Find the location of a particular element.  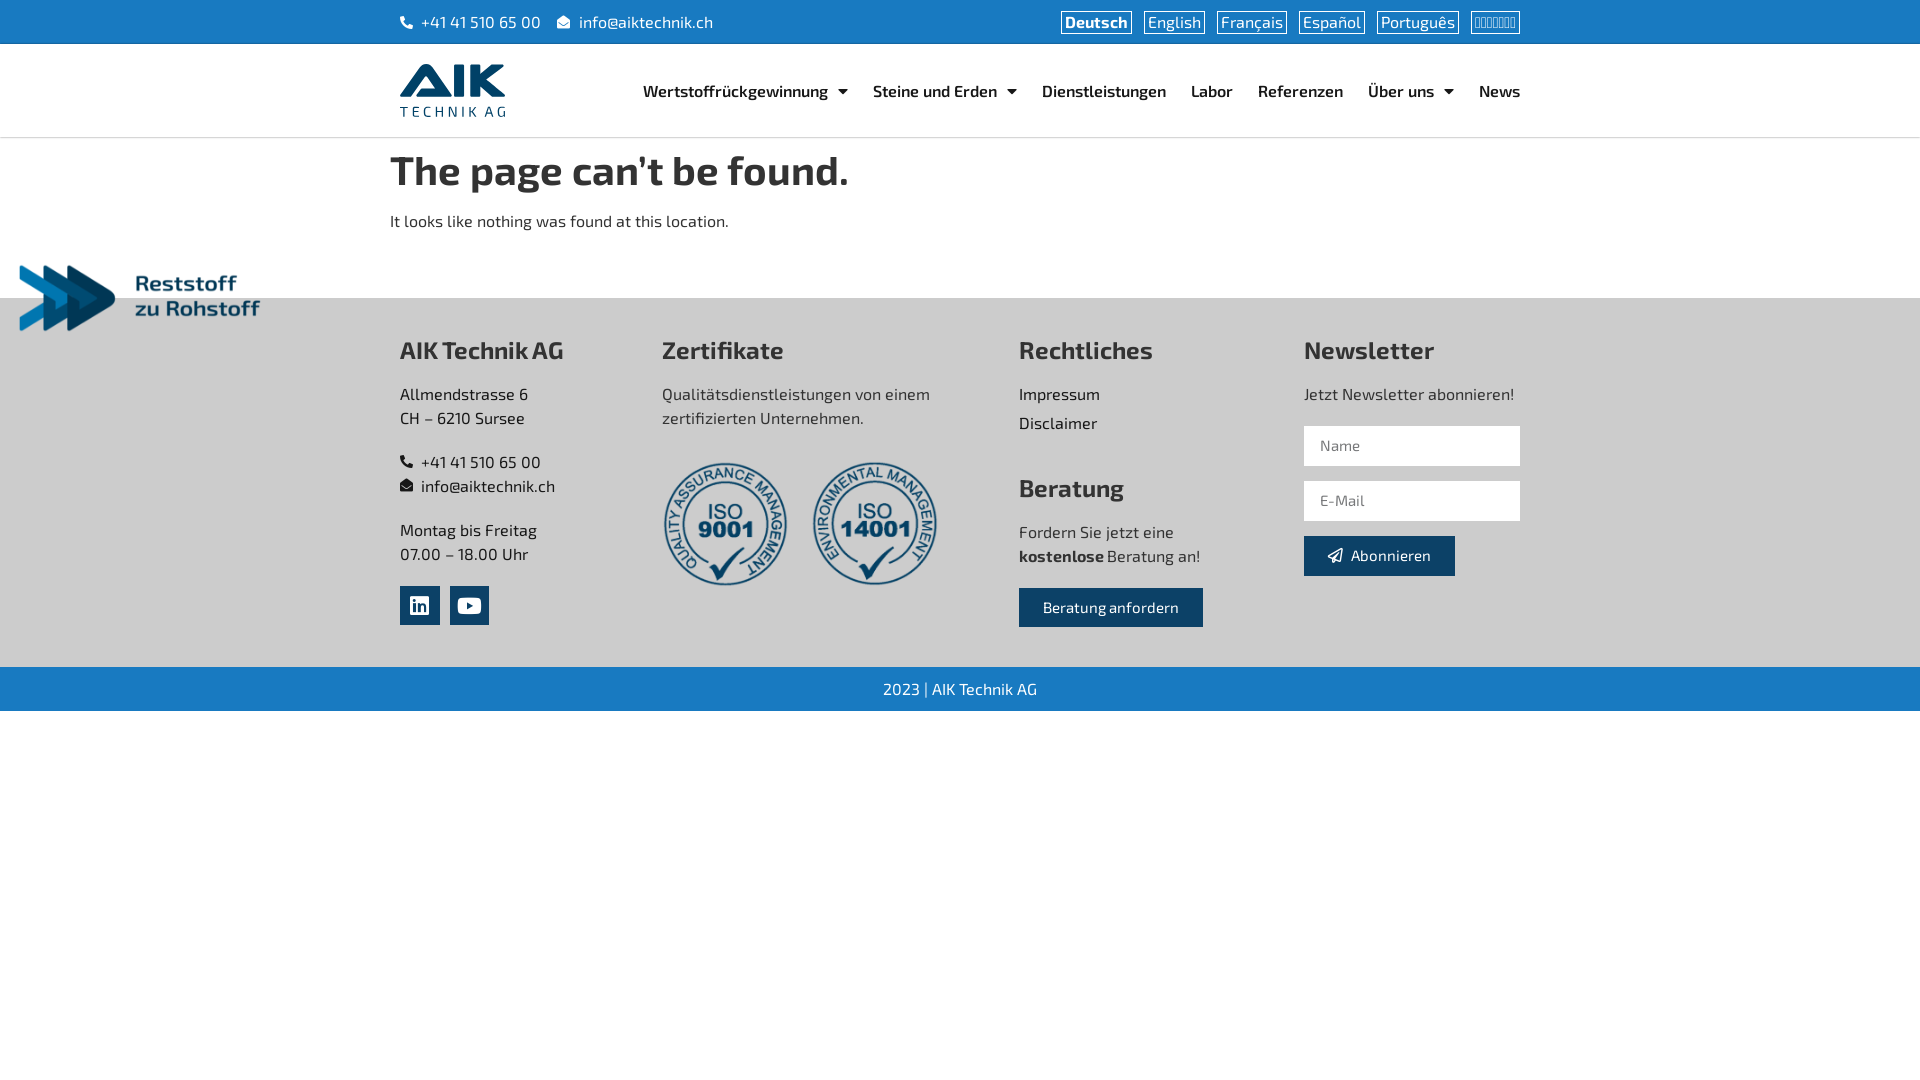

'Disclaimer' is located at coordinates (1018, 422).